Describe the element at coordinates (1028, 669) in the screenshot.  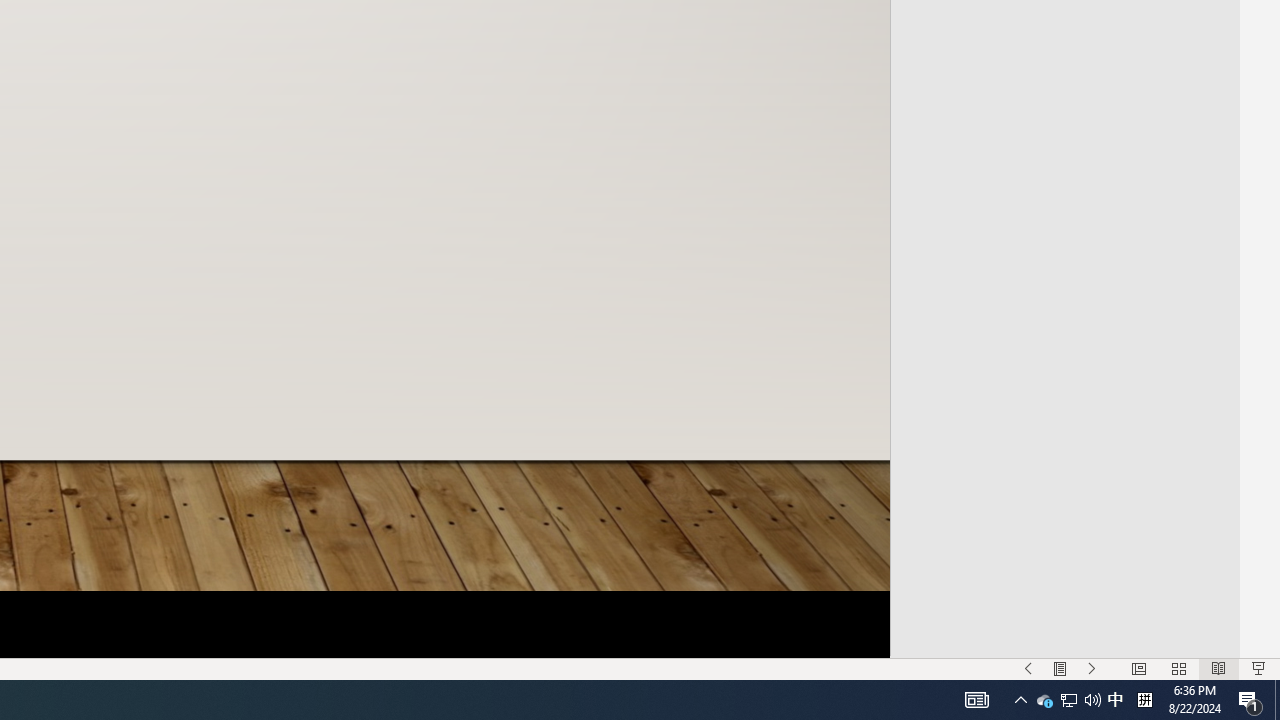
I see `'Slide Show Previous On'` at that location.